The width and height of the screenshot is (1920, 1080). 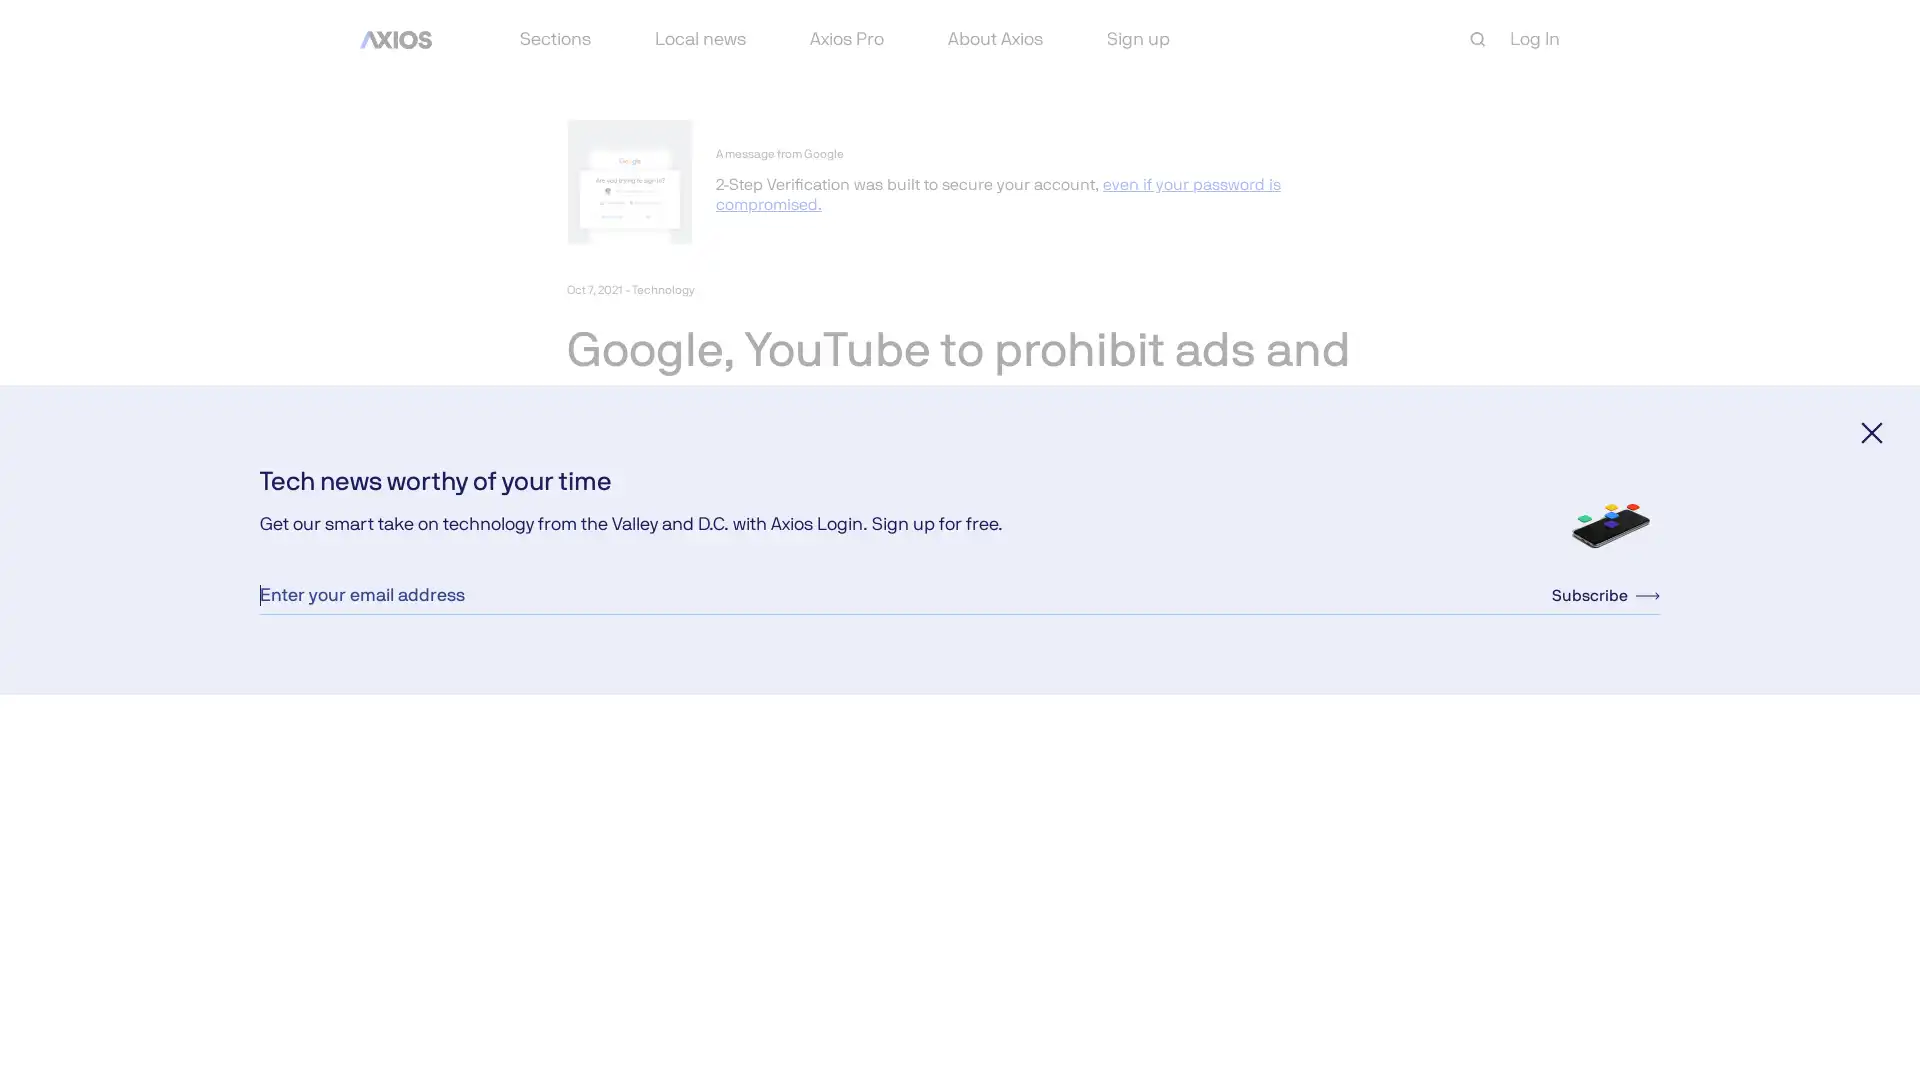 What do you see at coordinates (1606, 593) in the screenshot?
I see `Subscribe` at bounding box center [1606, 593].